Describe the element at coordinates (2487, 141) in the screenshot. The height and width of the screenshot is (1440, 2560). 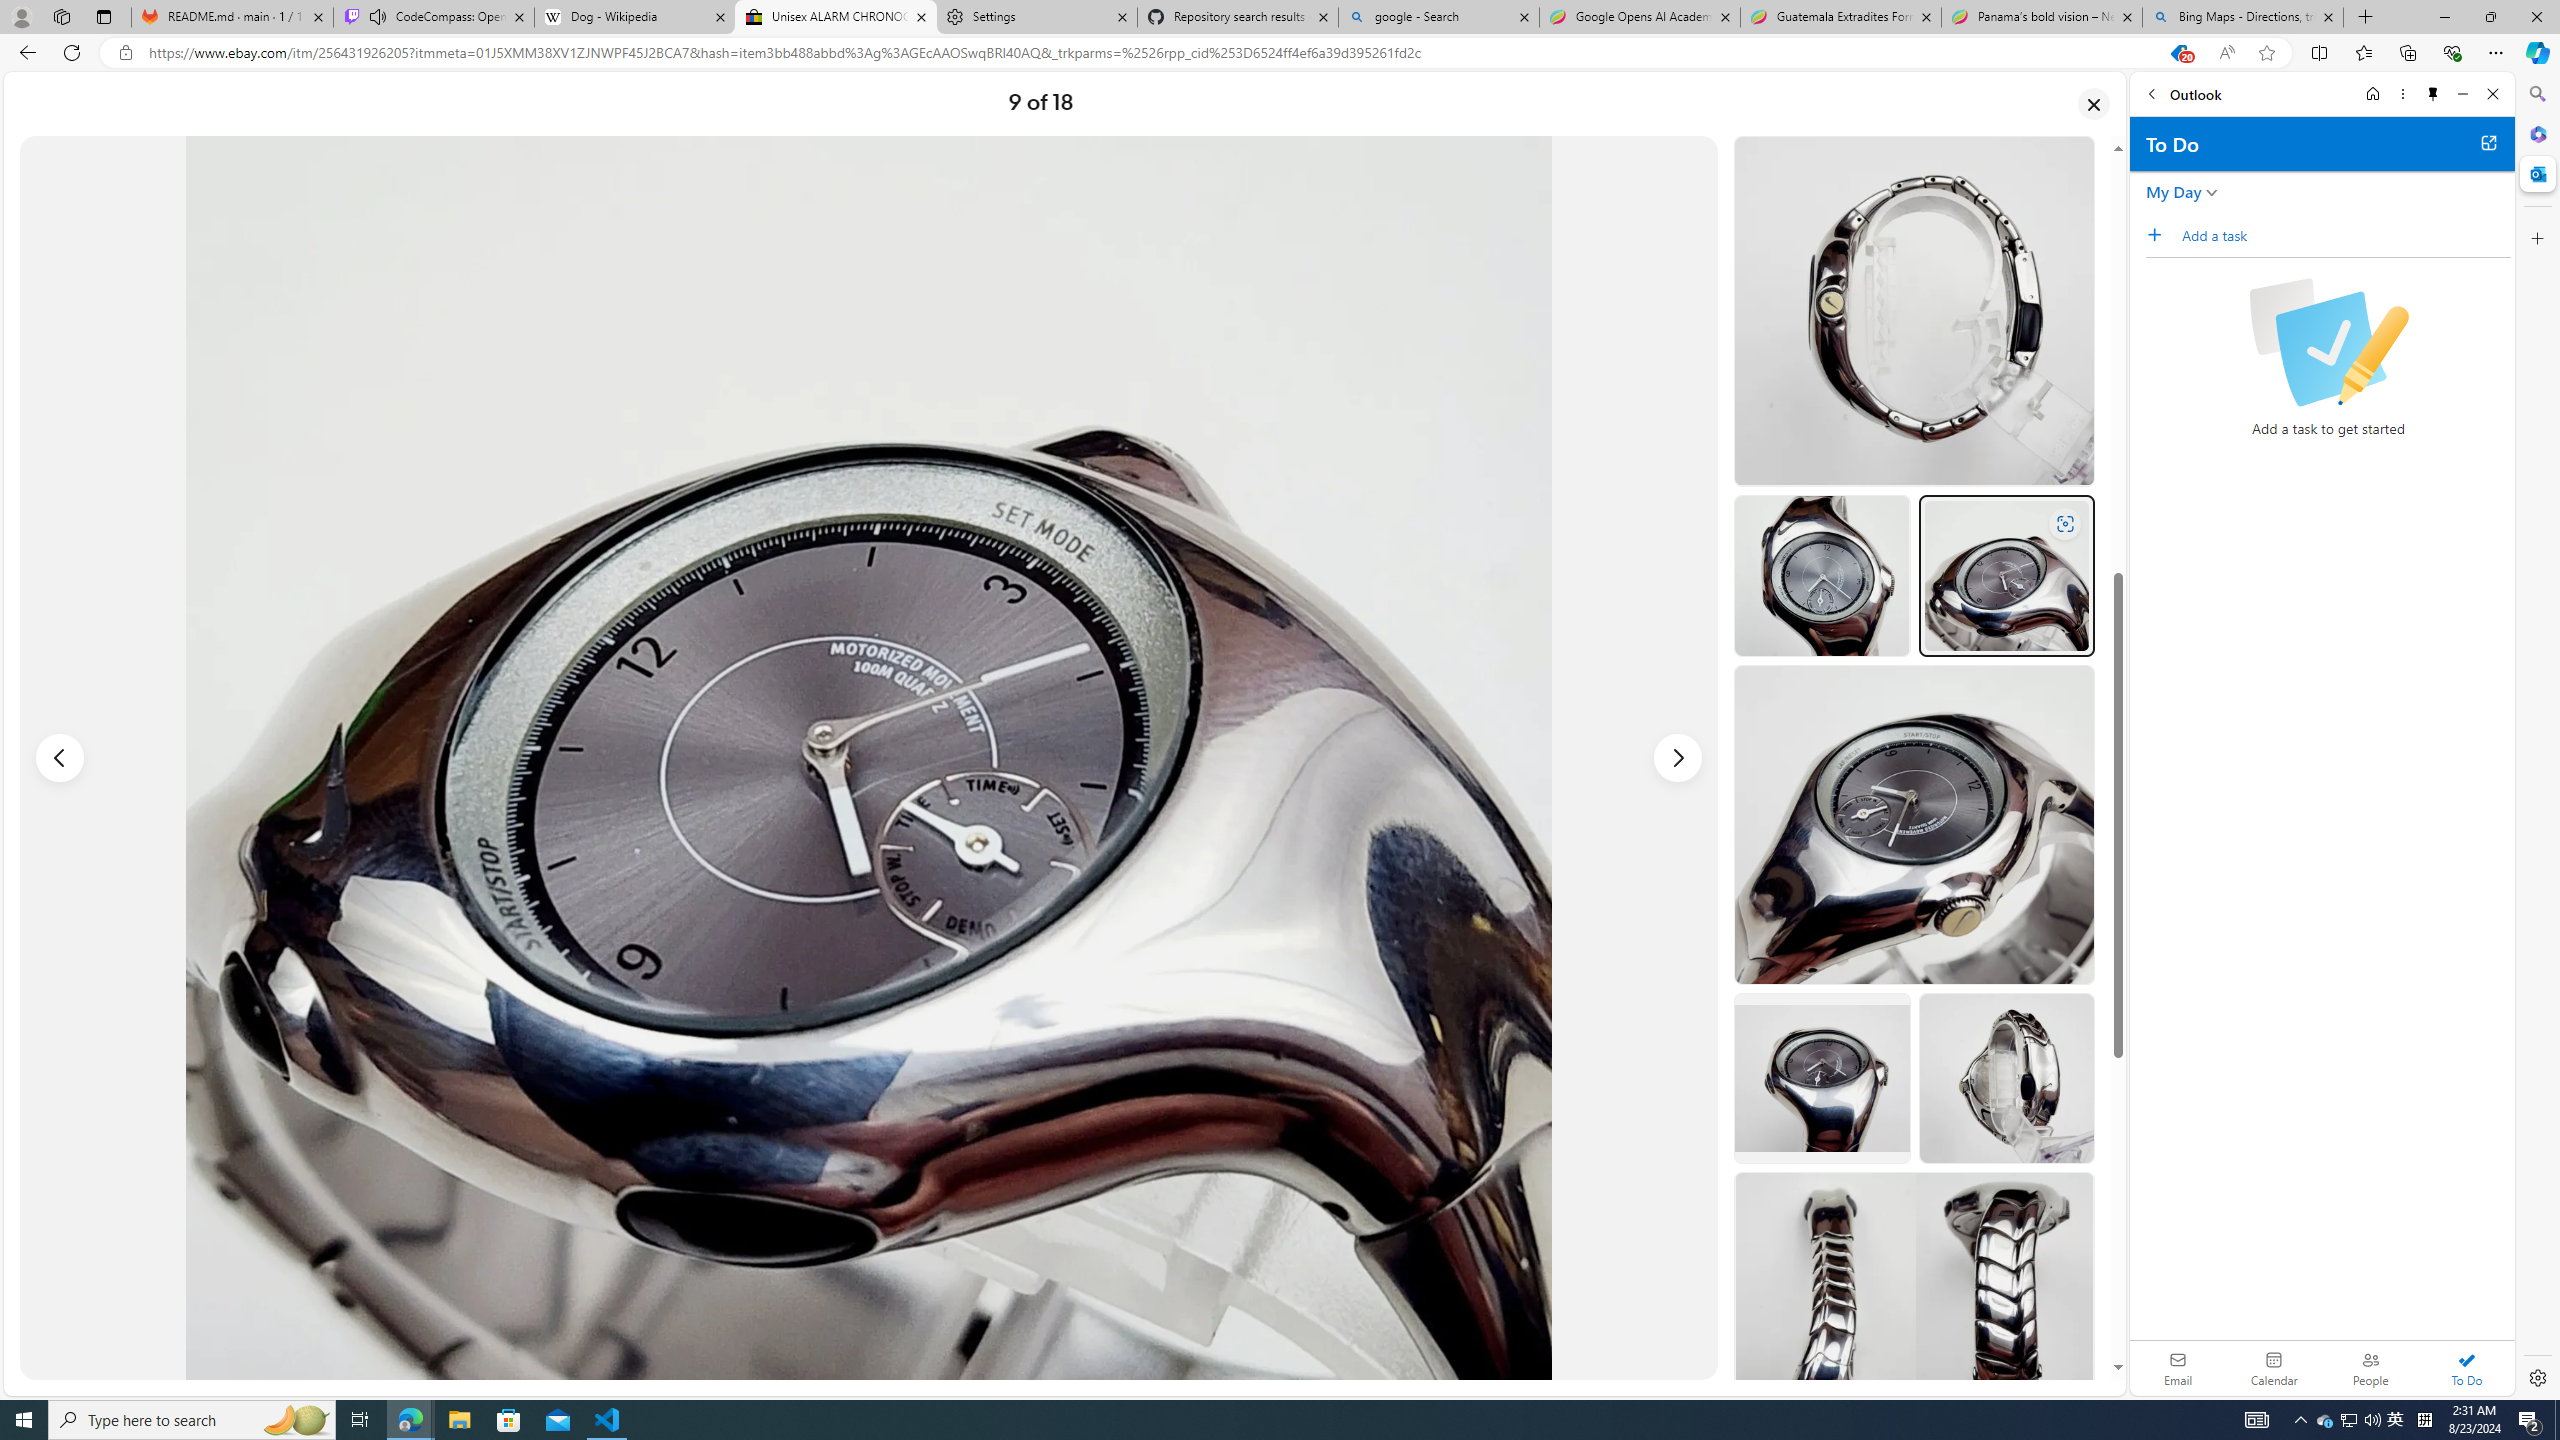
I see `'Open in new tab'` at that location.